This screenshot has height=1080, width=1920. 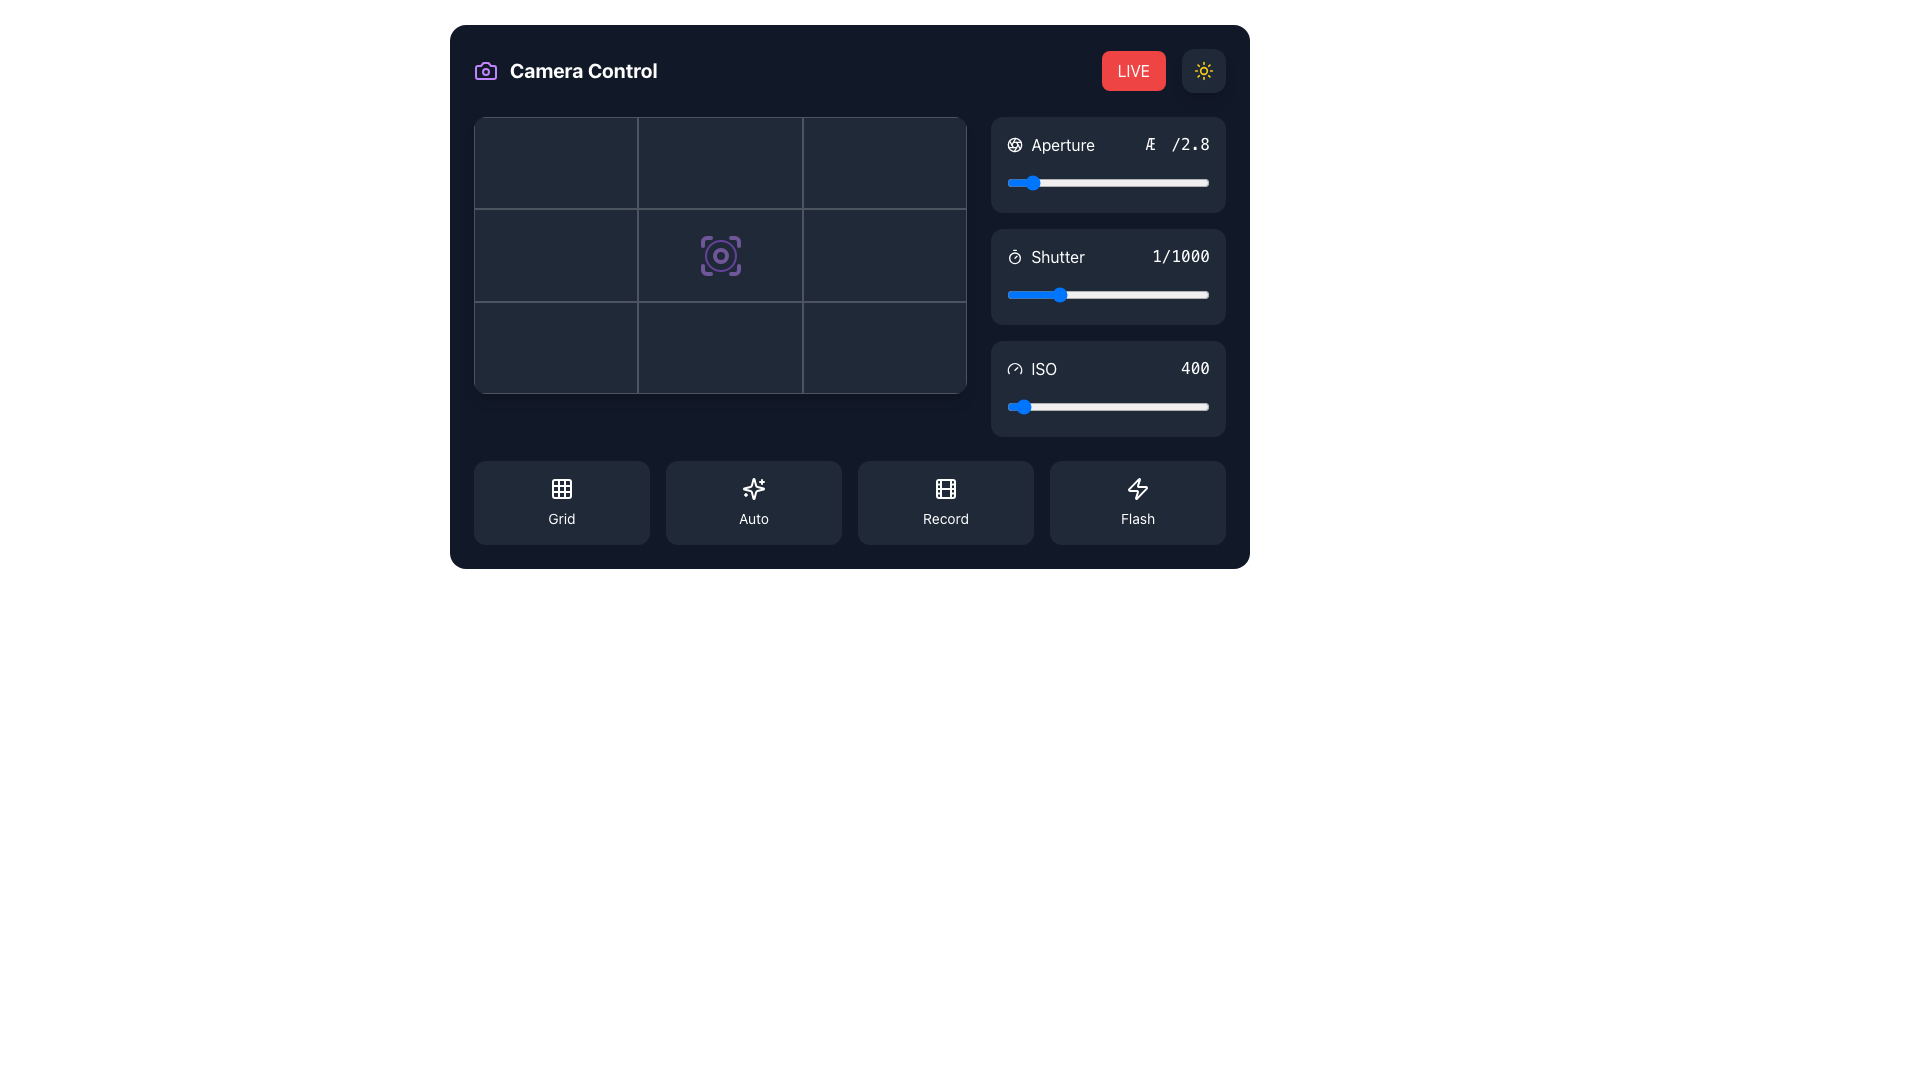 What do you see at coordinates (1133, 69) in the screenshot?
I see `the red 'LIVE' button located in the top-right corner of the interface` at bounding box center [1133, 69].